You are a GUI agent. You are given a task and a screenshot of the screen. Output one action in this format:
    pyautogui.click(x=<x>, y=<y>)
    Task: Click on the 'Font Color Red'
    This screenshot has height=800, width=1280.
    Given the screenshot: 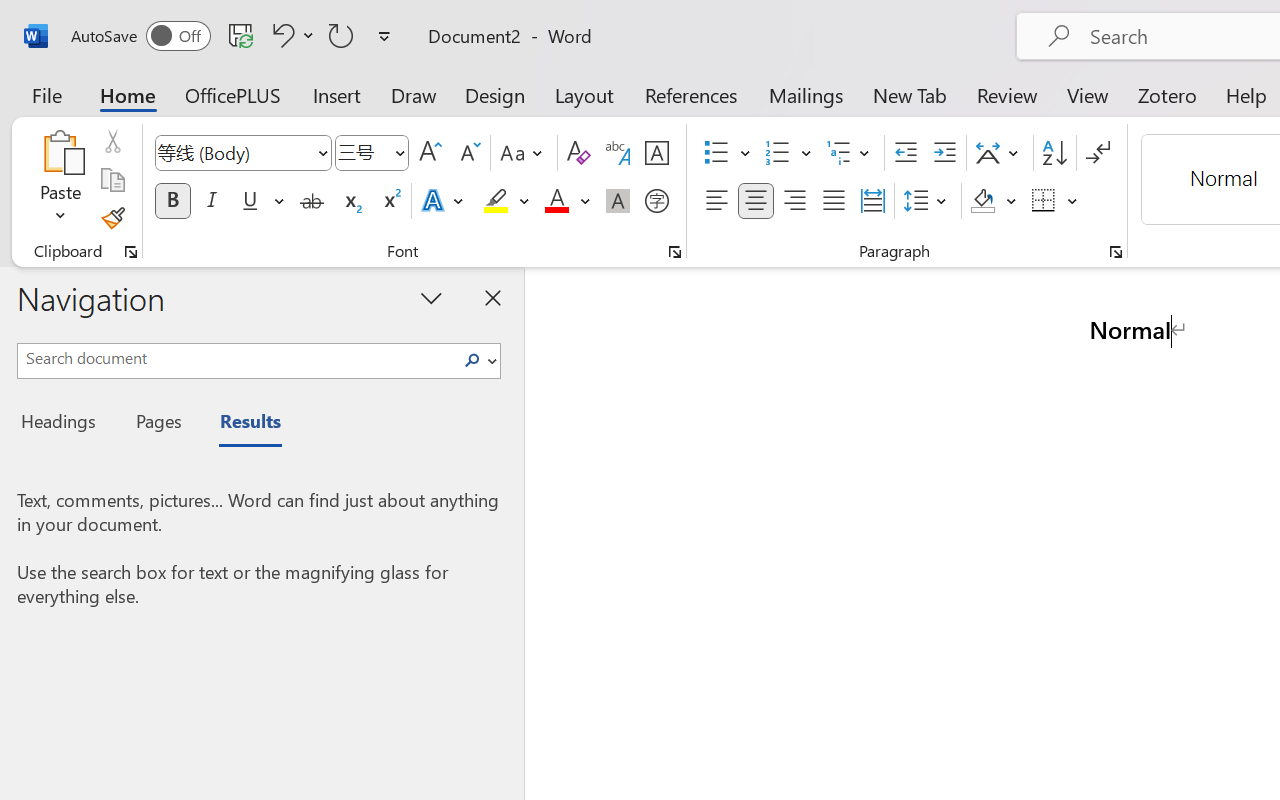 What is the action you would take?
    pyautogui.click(x=556, y=201)
    